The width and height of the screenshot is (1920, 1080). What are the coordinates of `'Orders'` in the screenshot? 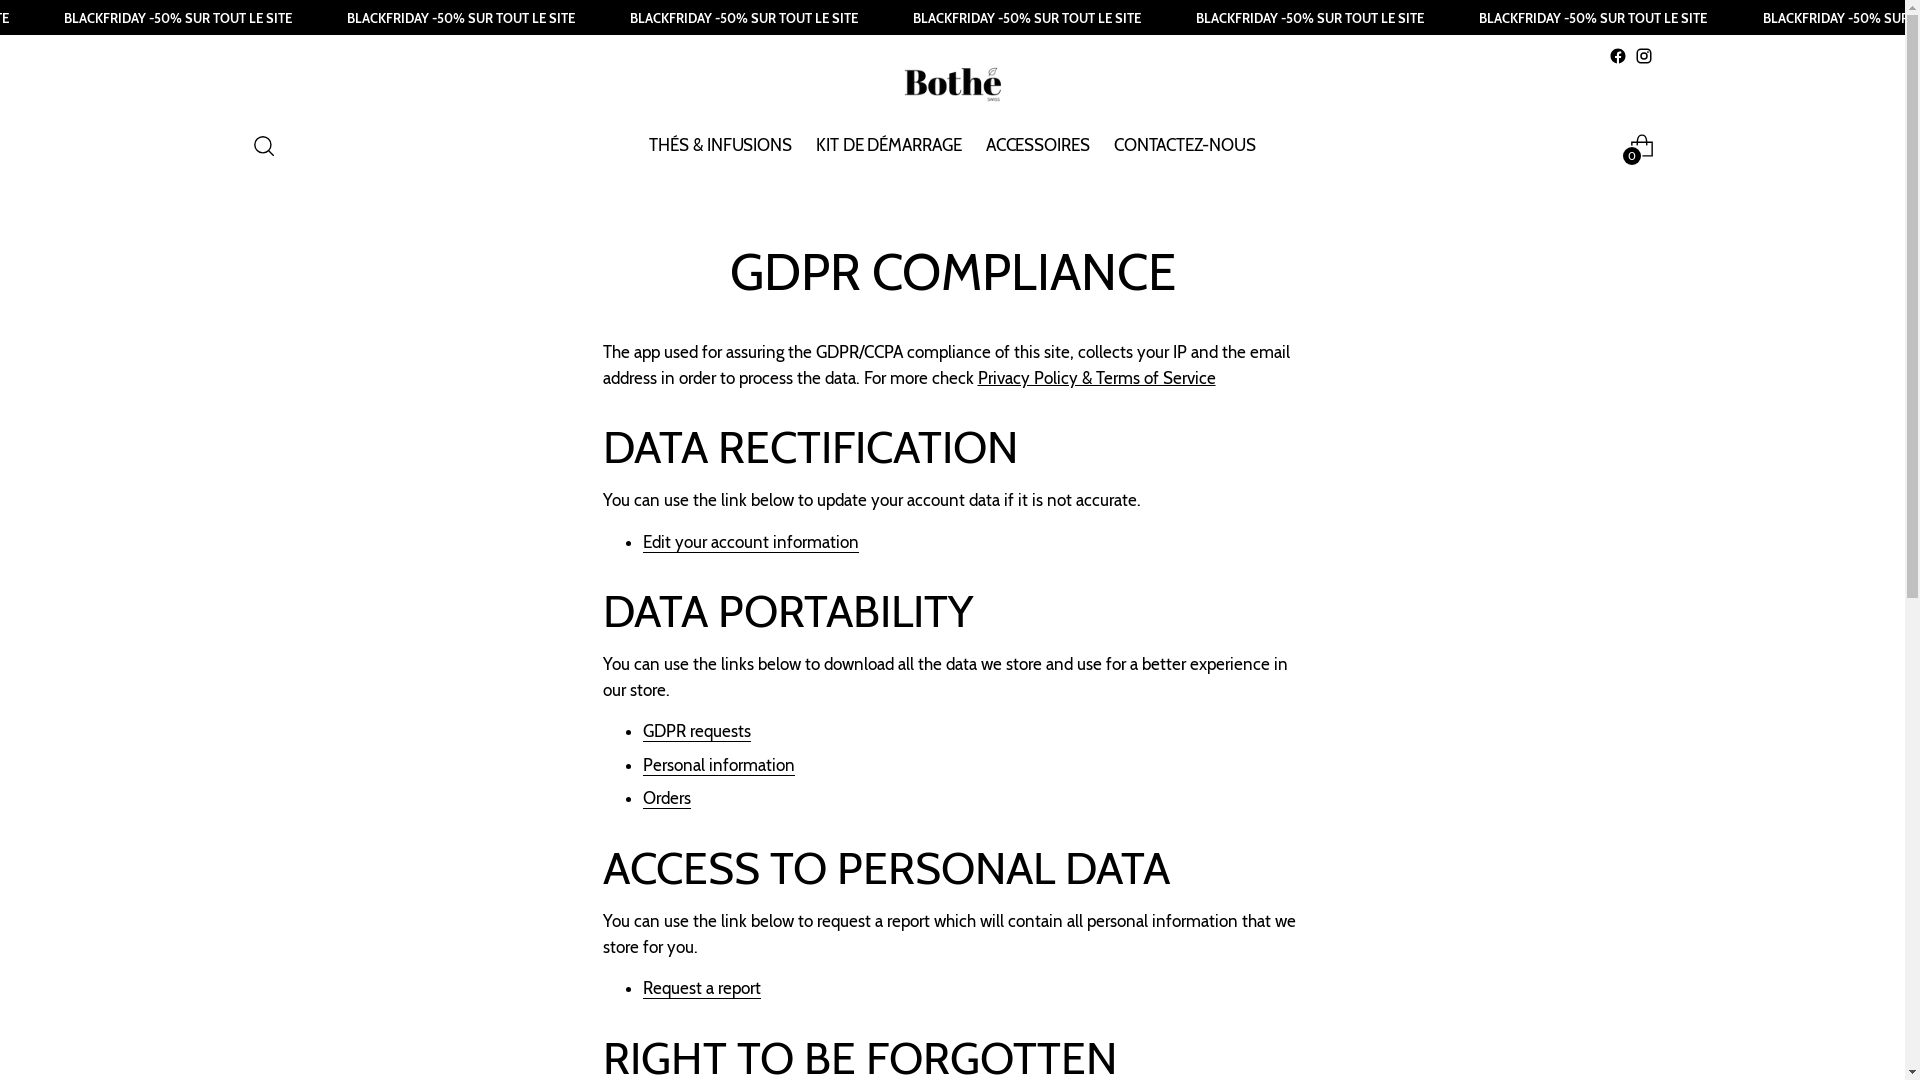 It's located at (666, 797).